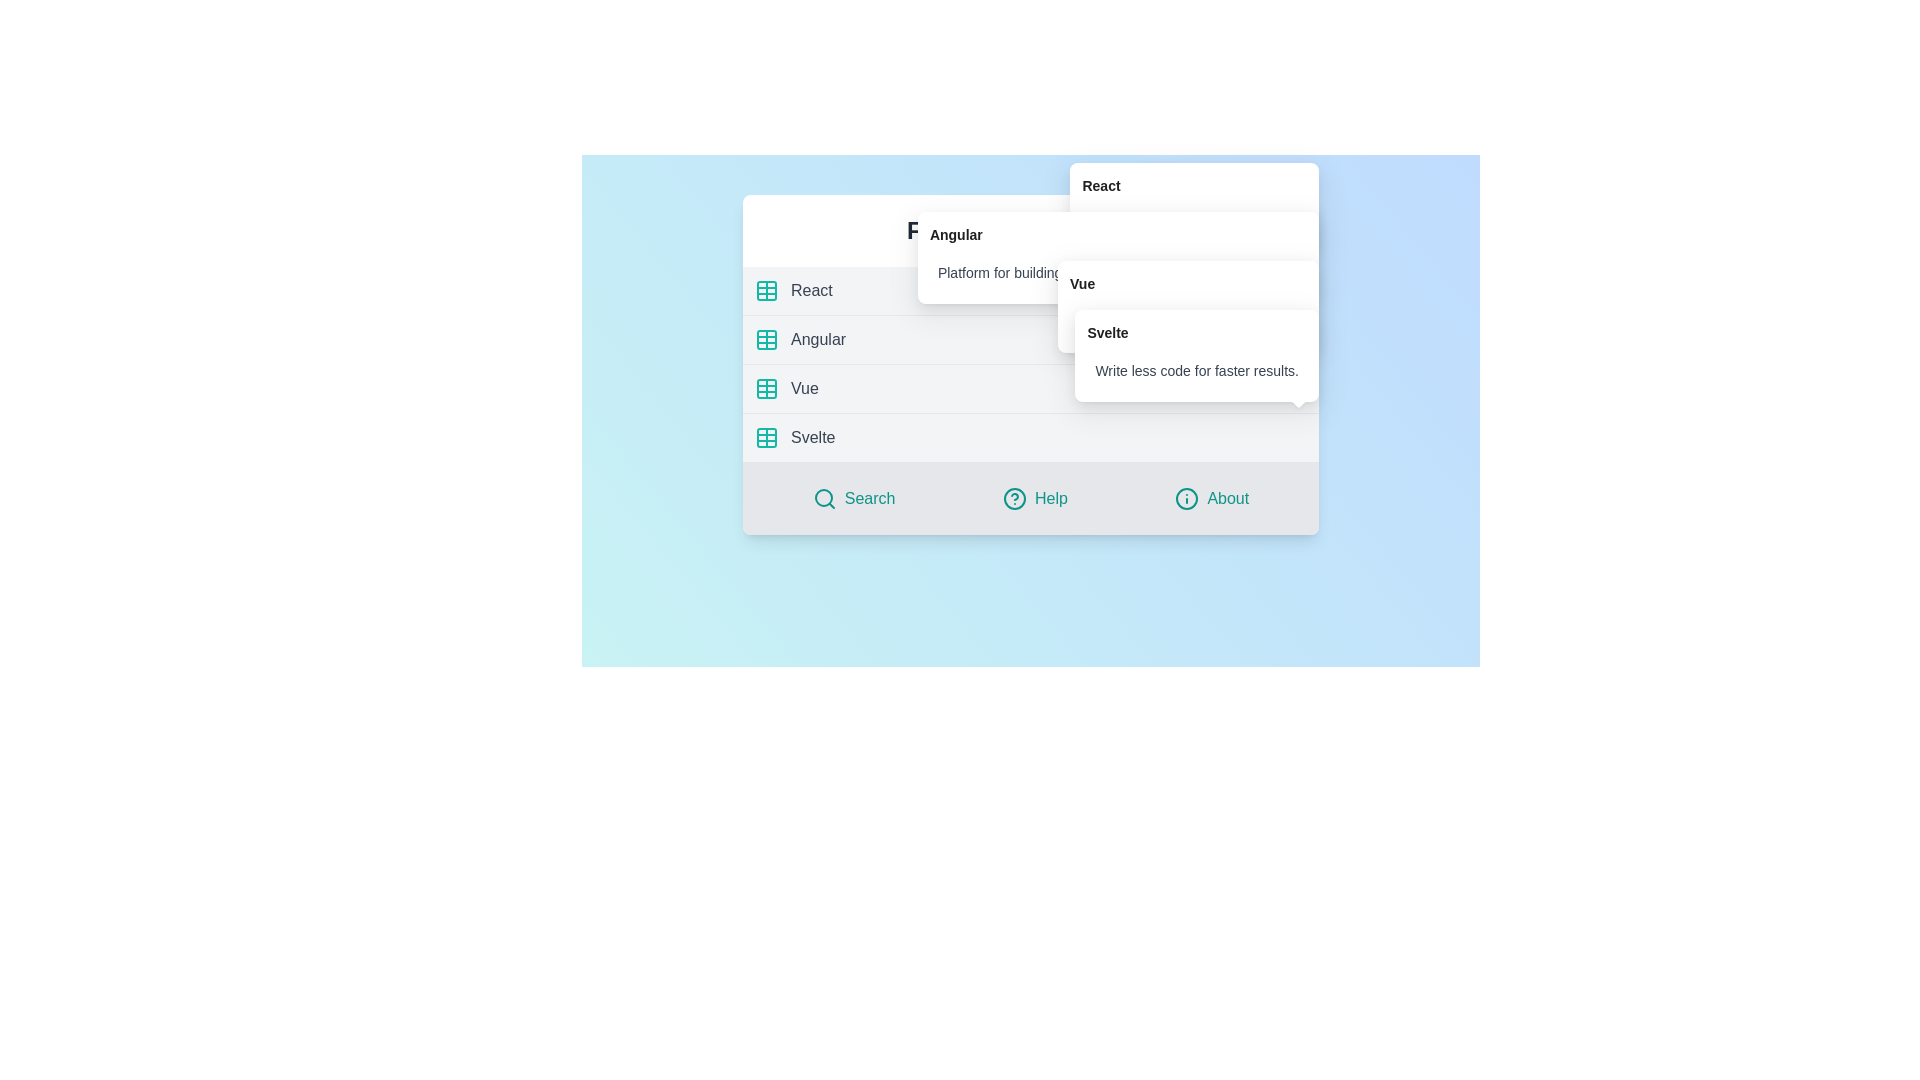 The height and width of the screenshot is (1080, 1920). Describe the element at coordinates (766, 290) in the screenshot. I see `the teal grid icon located on the left side of the 'React' row in the vertical menu` at that location.